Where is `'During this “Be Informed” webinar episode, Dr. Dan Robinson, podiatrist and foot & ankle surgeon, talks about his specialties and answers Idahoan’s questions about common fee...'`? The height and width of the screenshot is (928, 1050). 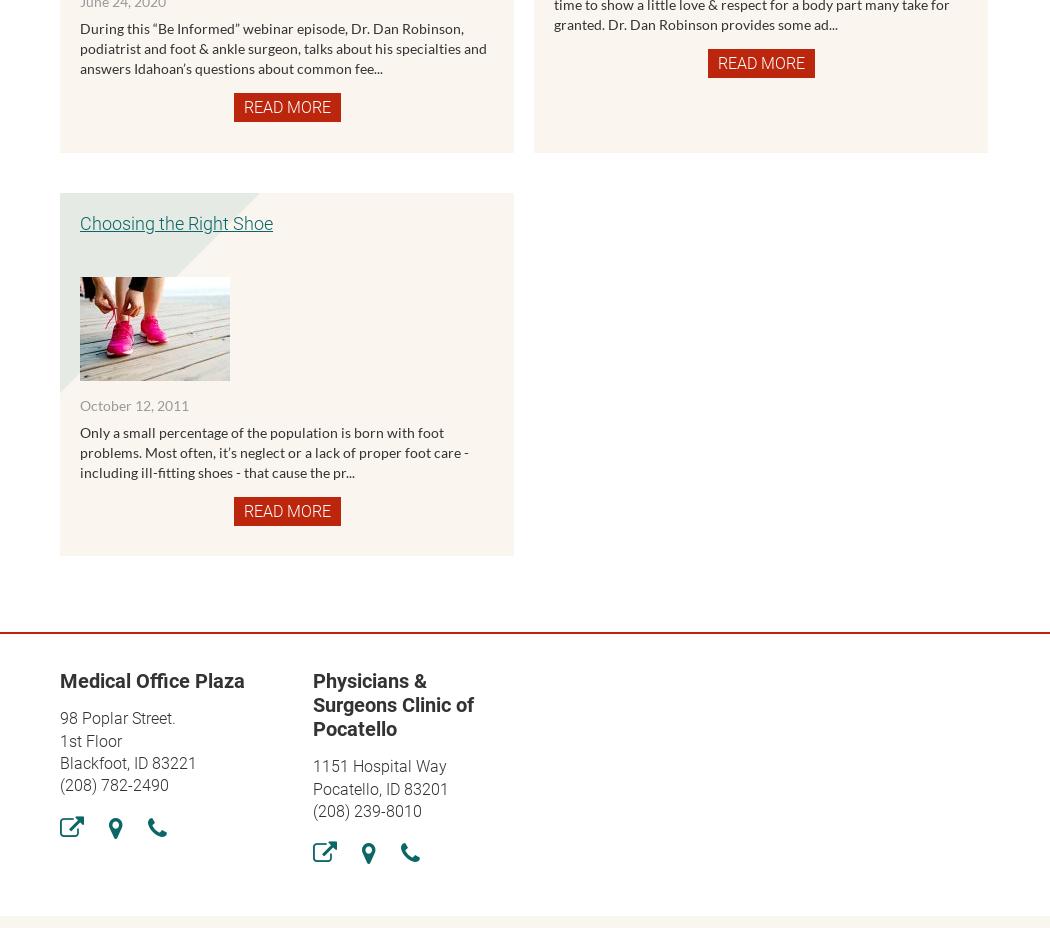 'During this “Be Informed” webinar episode, Dr. Dan Robinson, podiatrist and foot & ankle surgeon, talks about his specialties and answers Idahoan’s questions about common fee...' is located at coordinates (80, 46).